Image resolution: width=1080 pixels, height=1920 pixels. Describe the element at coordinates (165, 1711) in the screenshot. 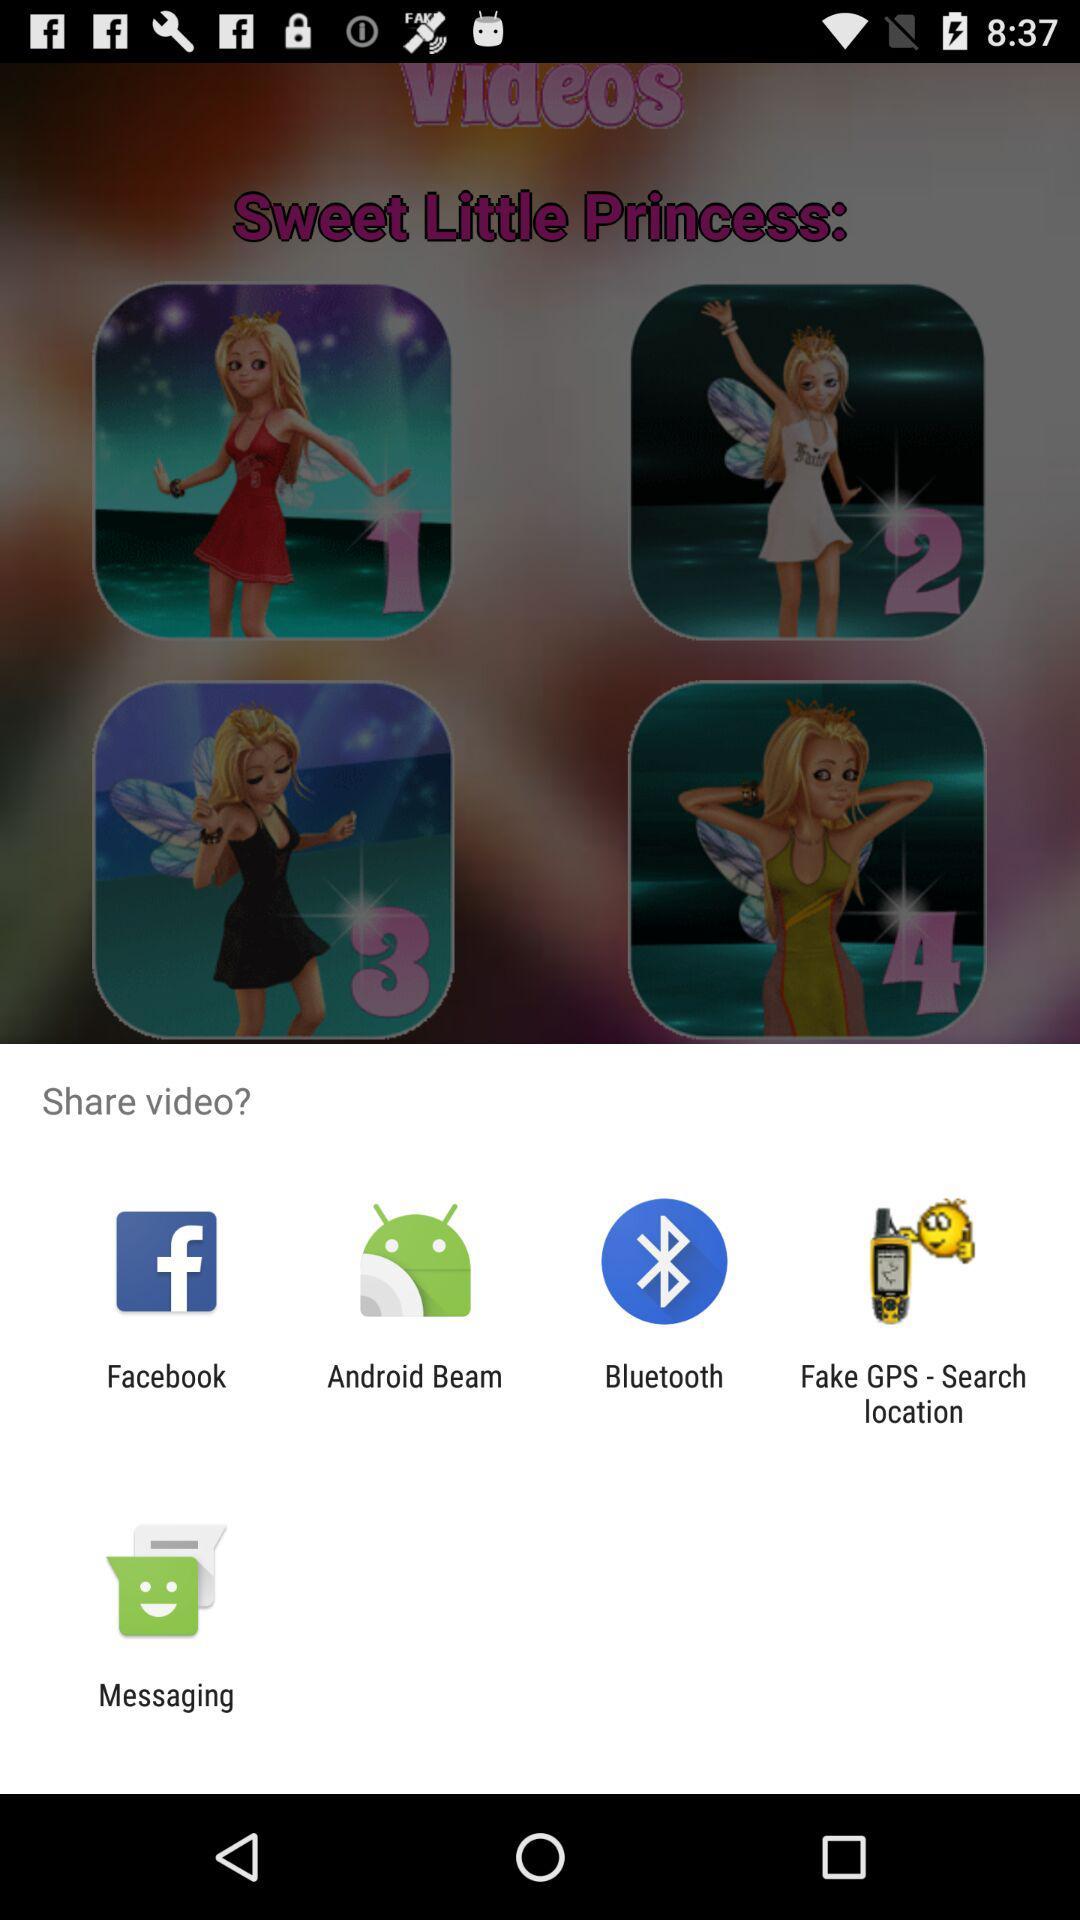

I see `messaging` at that location.